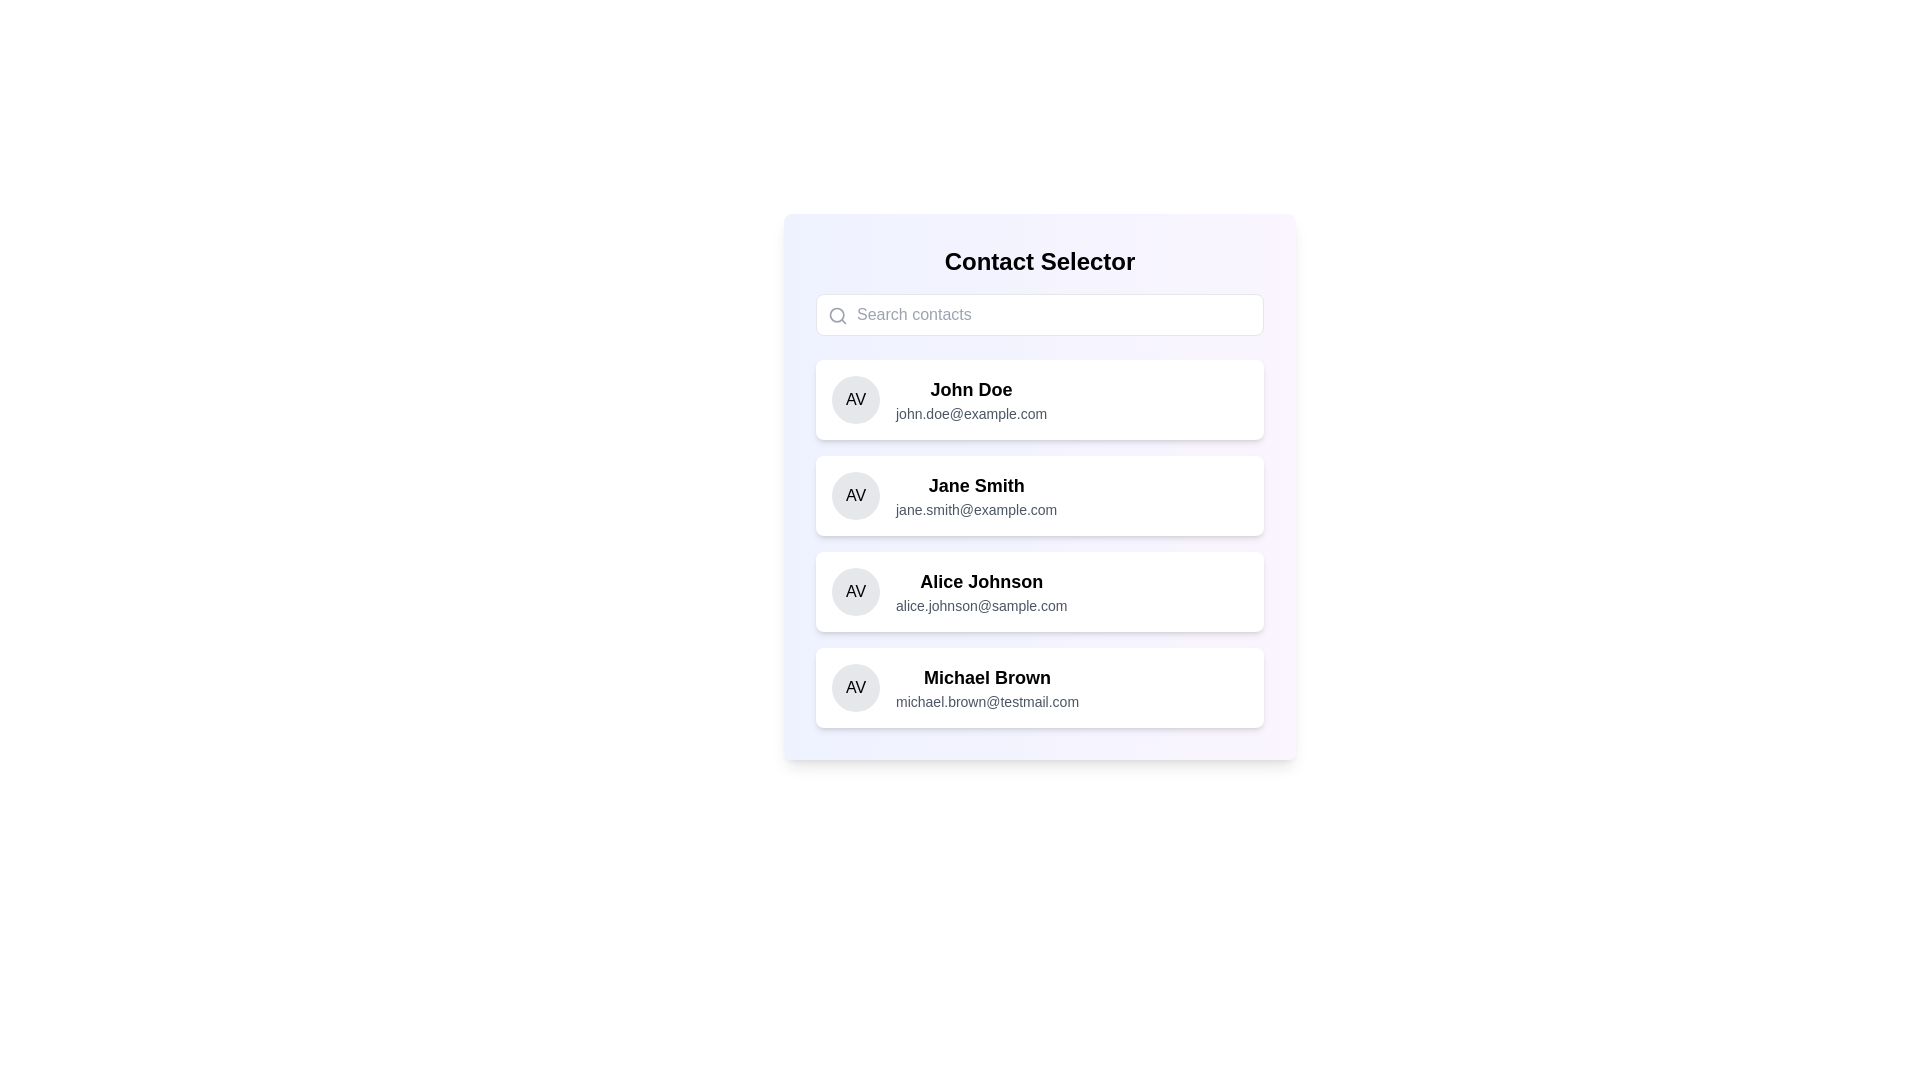 This screenshot has height=1080, width=1920. Describe the element at coordinates (987, 686) in the screenshot. I see `on the label containing 'Michael Brown' and 'michael.brown@testmail.com' text, located in the bottom part of the fourth card in a vertical stacked list` at that location.